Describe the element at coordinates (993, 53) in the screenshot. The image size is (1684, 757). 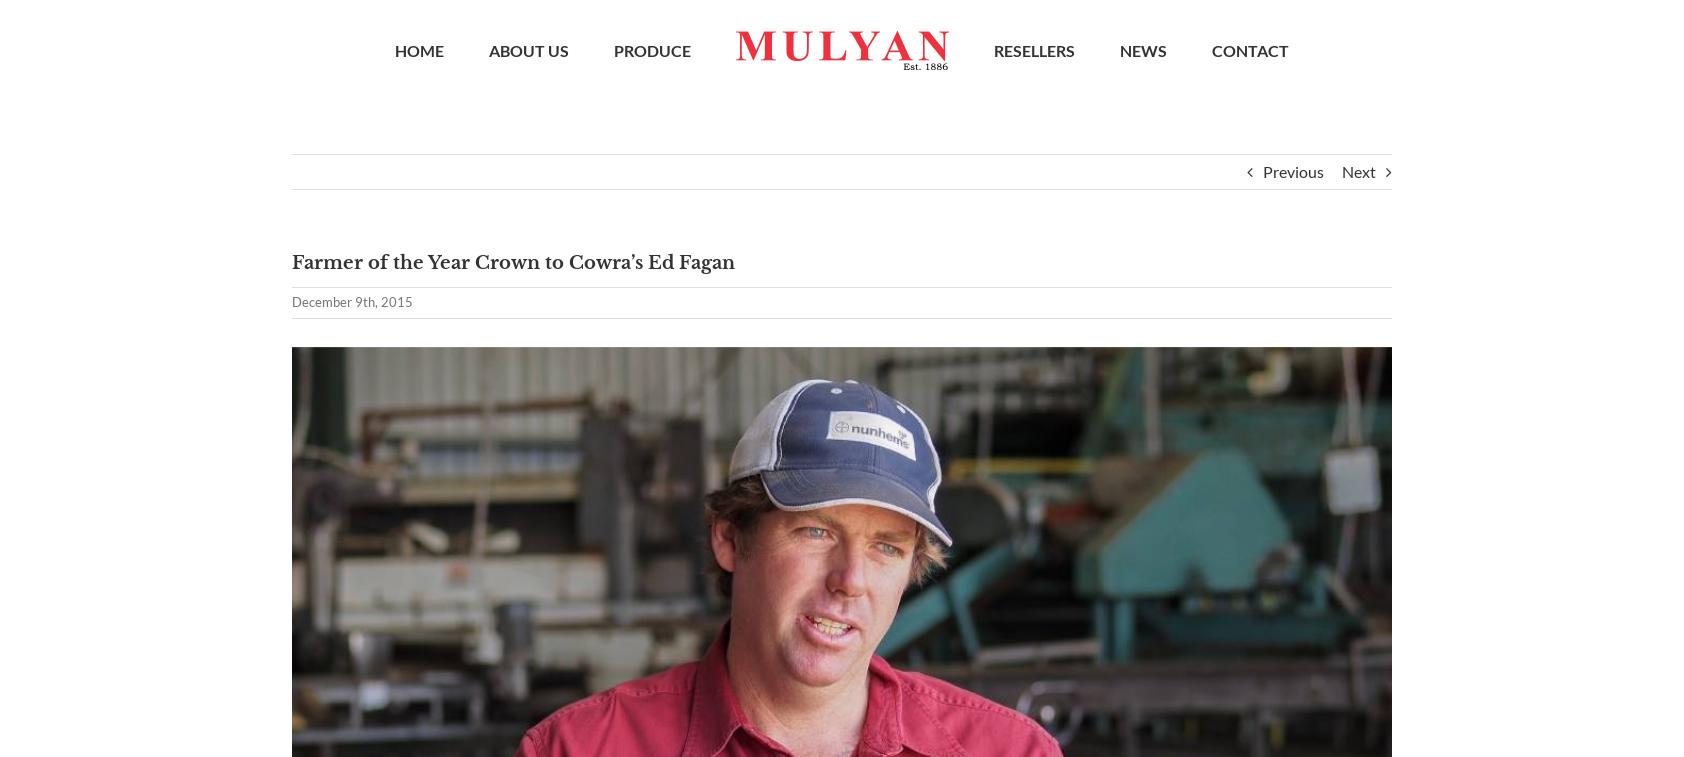
I see `'RESELLERS'` at that location.